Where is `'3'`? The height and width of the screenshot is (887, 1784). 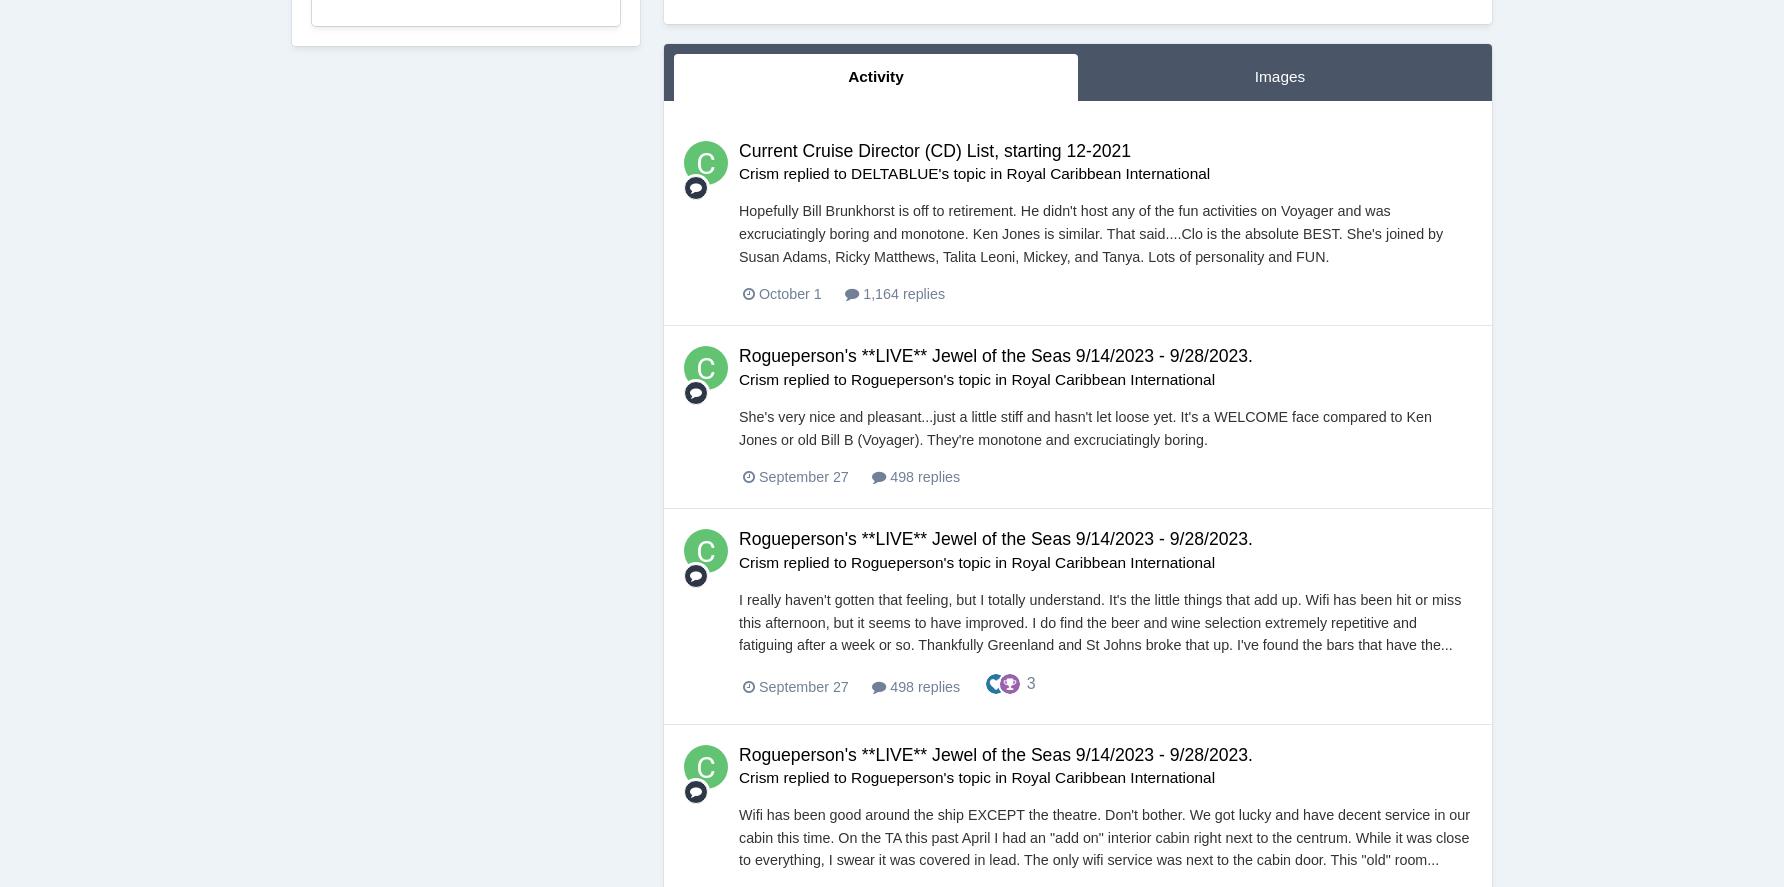 '3' is located at coordinates (1029, 682).